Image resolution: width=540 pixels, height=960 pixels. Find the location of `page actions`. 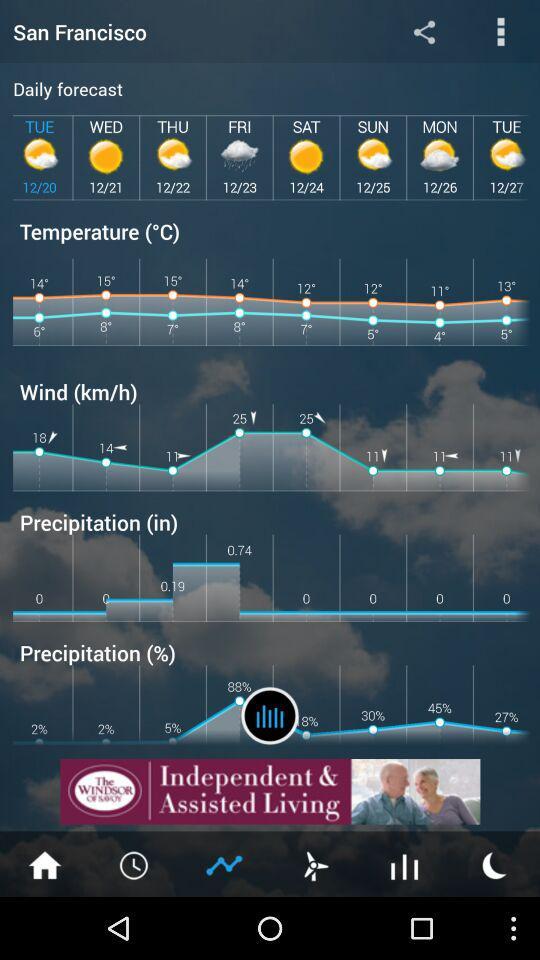

page actions is located at coordinates (500, 30).